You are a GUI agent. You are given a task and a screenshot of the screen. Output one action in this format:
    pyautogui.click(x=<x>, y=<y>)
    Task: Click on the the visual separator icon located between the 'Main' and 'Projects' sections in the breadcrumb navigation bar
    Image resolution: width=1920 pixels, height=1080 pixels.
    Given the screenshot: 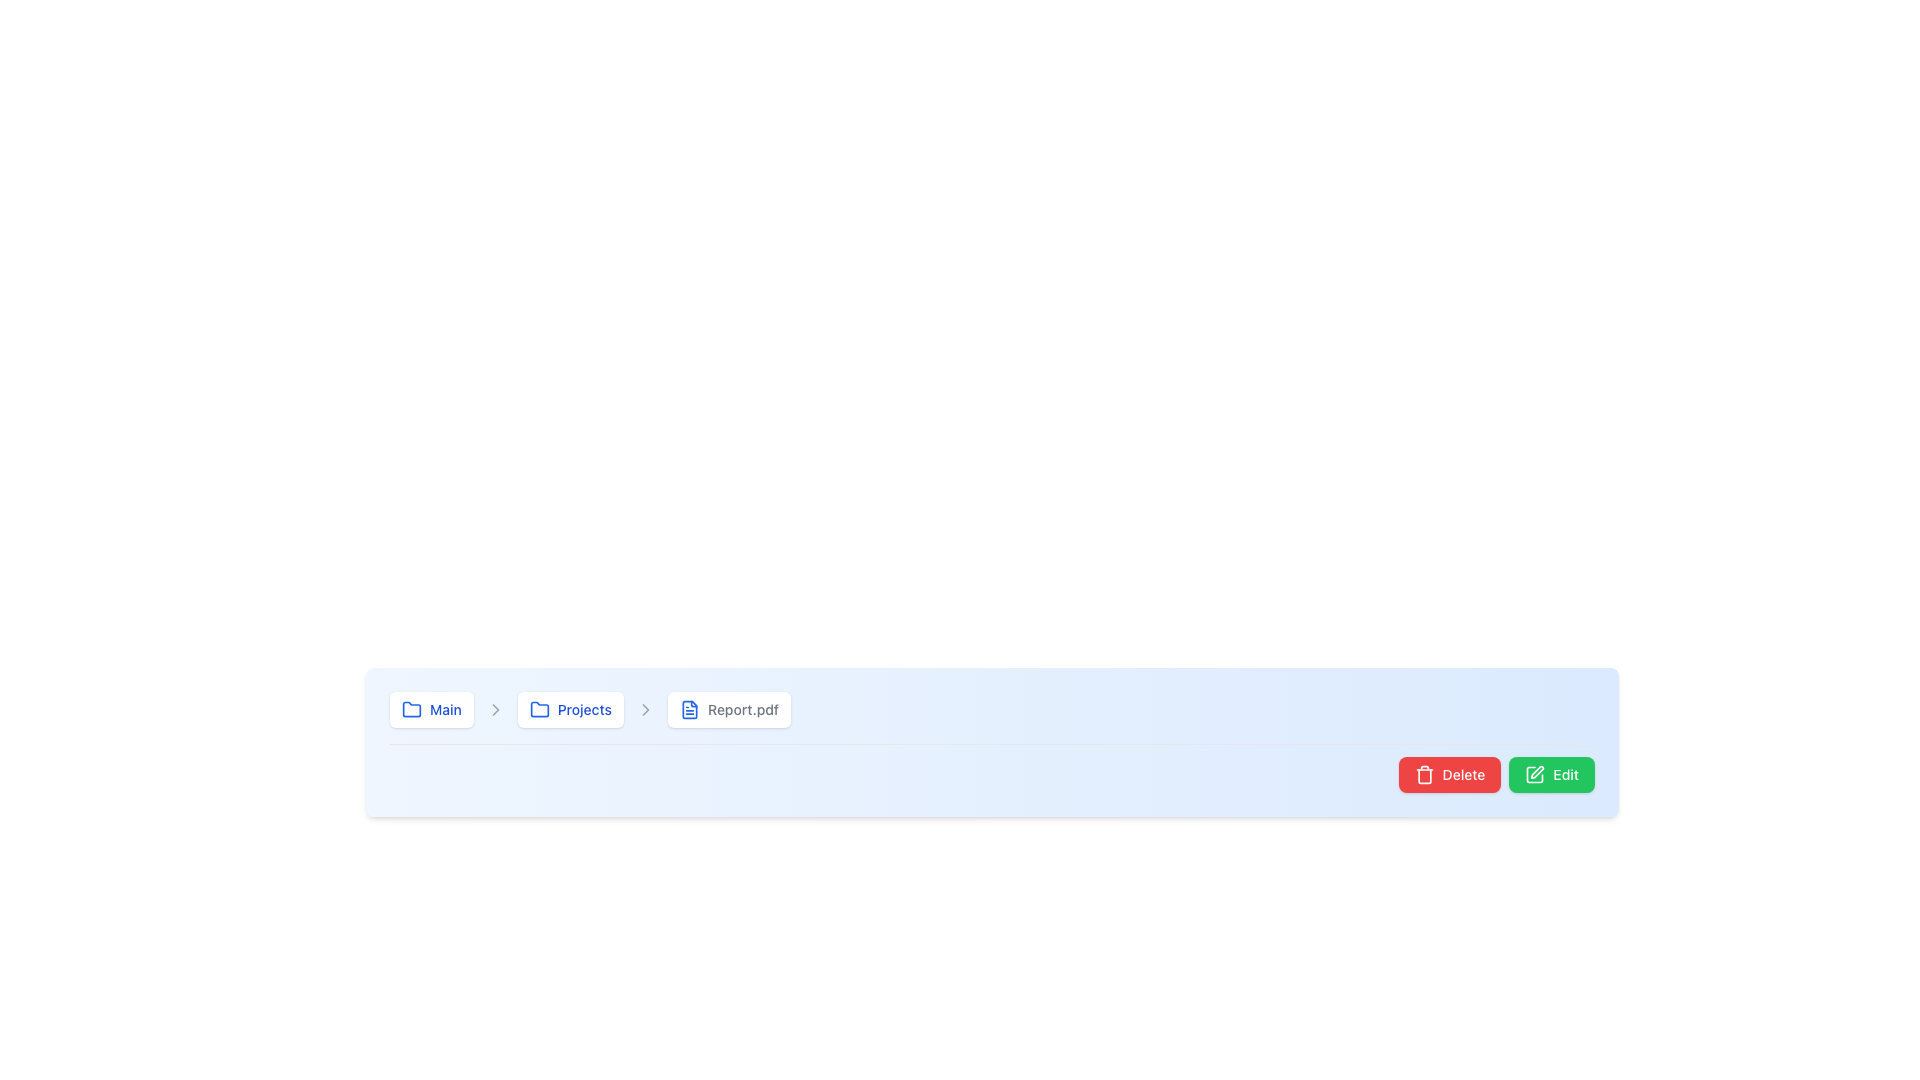 What is the action you would take?
    pyautogui.click(x=495, y=708)
    